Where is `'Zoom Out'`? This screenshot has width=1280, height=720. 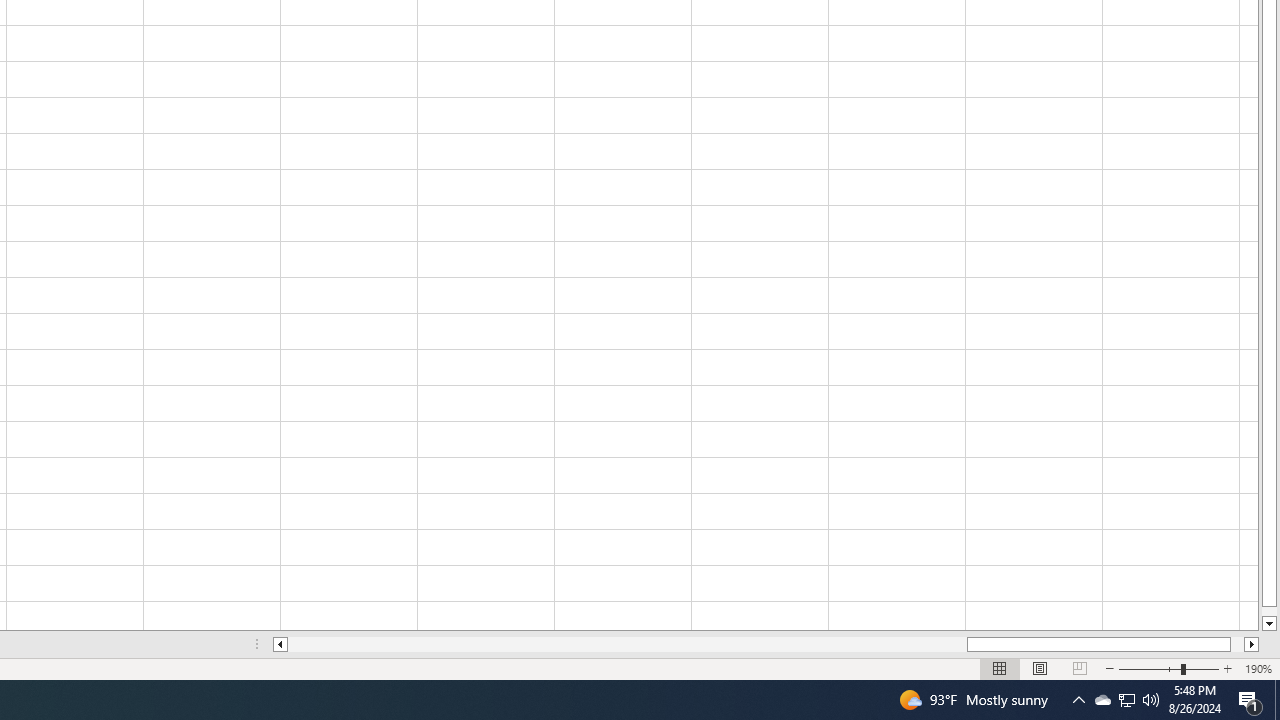 'Zoom Out' is located at coordinates (1150, 669).